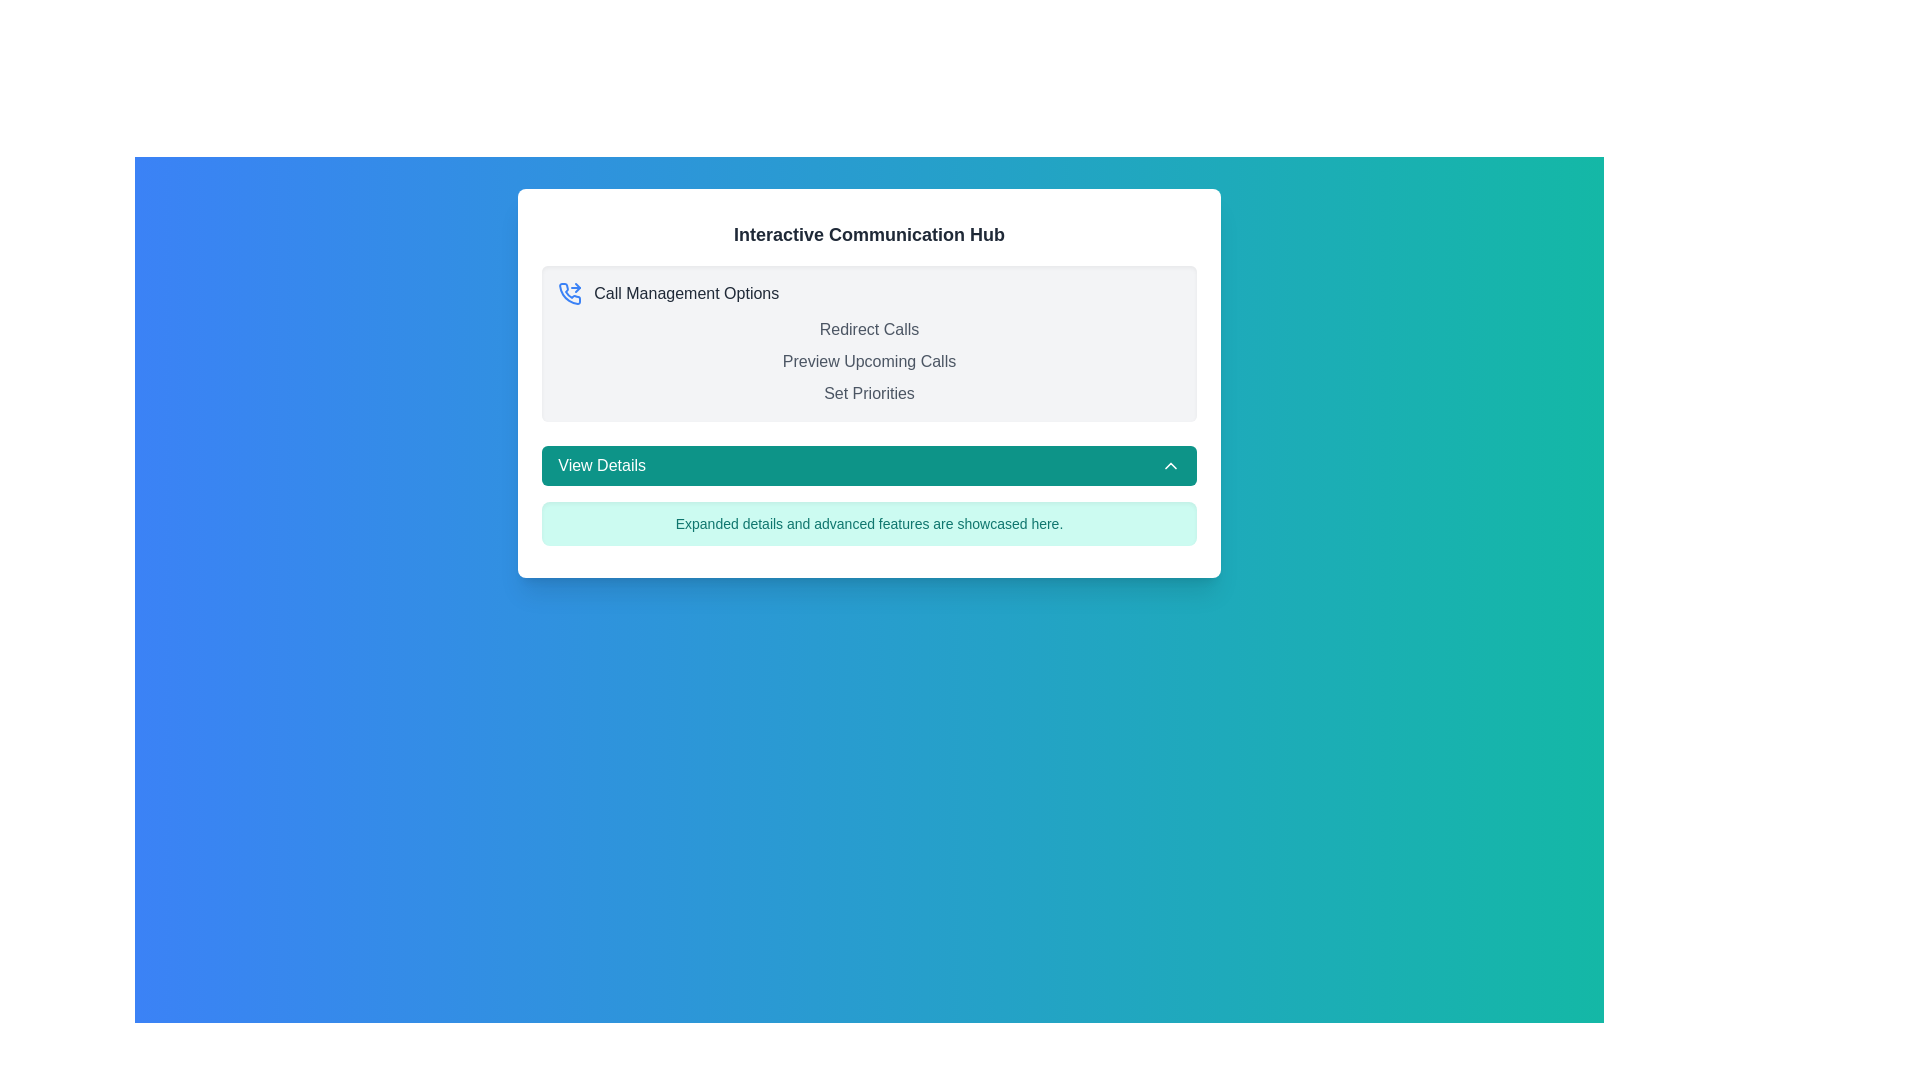 The image size is (1920, 1080). I want to click on the 'Set Priorities' text label, which is displayed in gray color and positioned below the 'Redirect Calls' and 'Preview Upcoming Calls' elements in the Call Management Options section, so click(869, 394).